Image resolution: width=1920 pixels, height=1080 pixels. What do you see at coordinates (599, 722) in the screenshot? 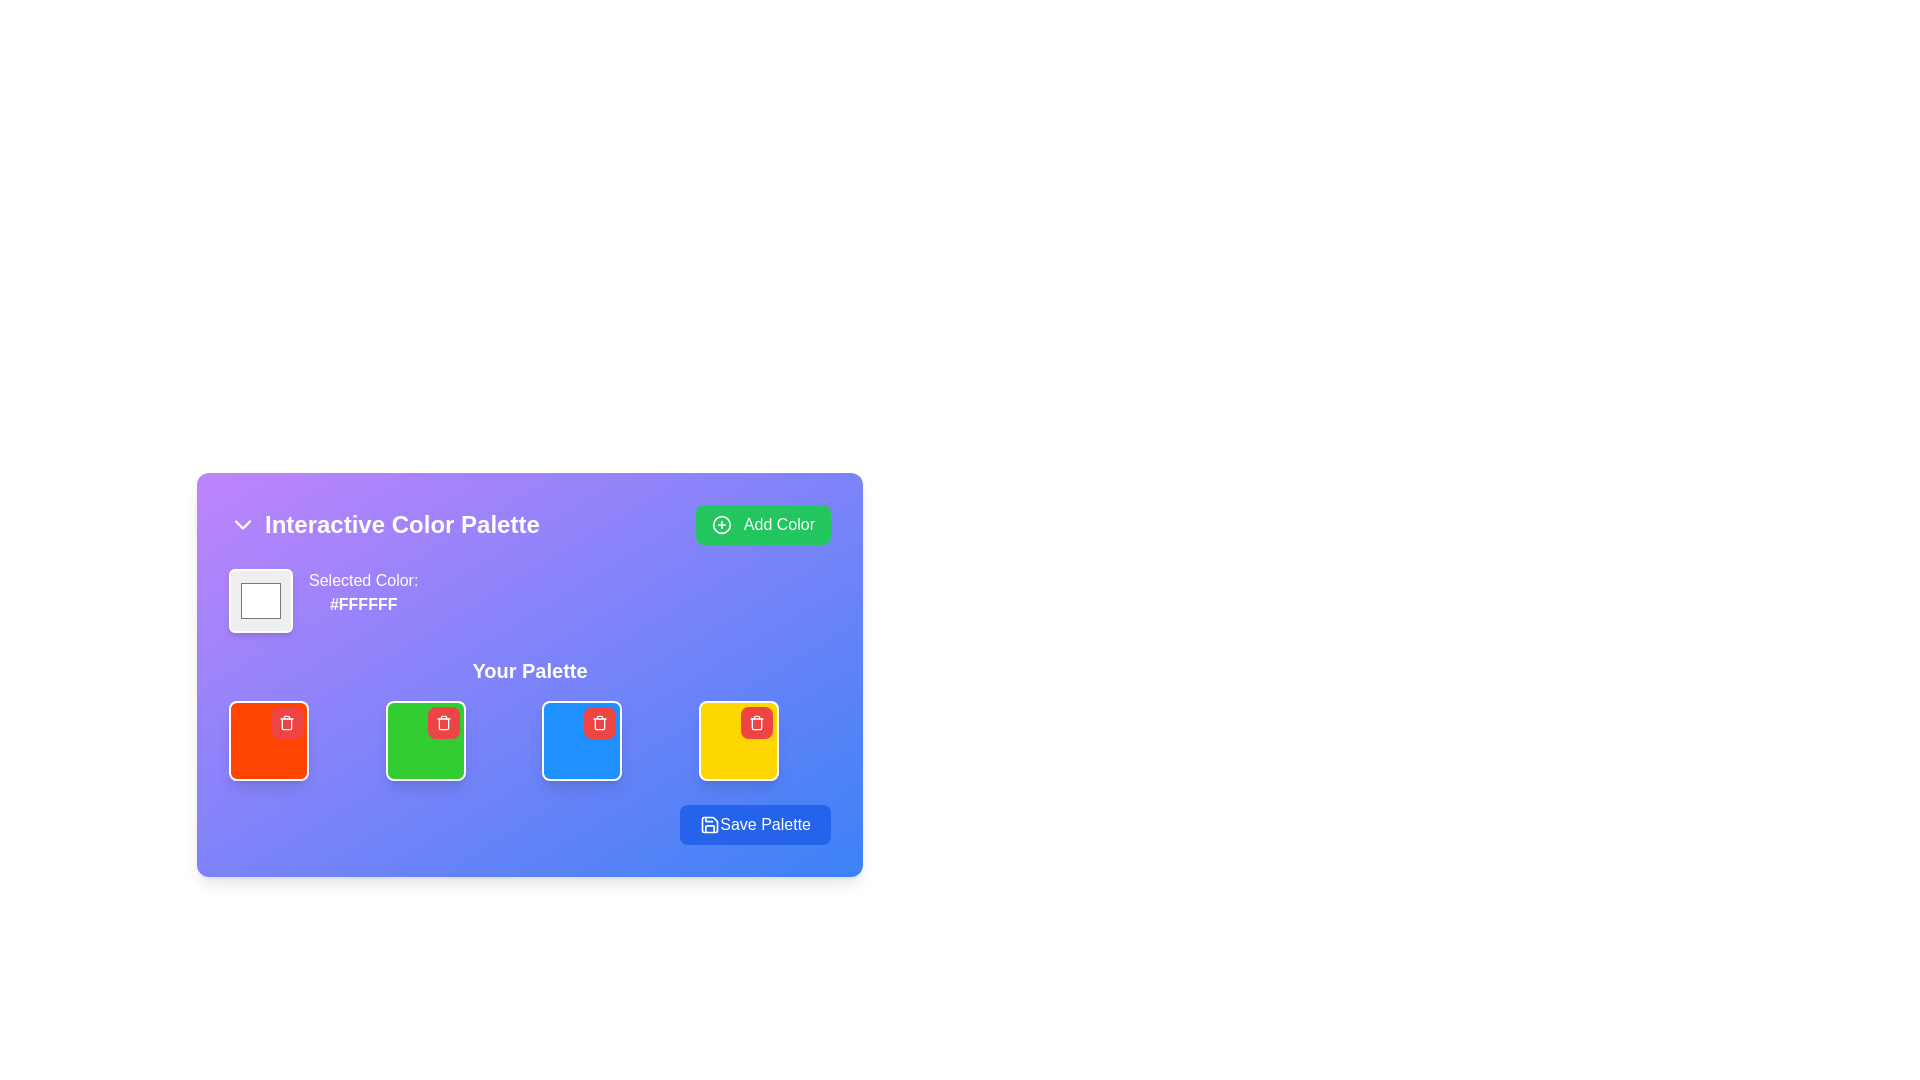
I see `the icon button styled like a trash bin, which has a red background and is the third button from the left in the 'Your Palette' section` at bounding box center [599, 722].